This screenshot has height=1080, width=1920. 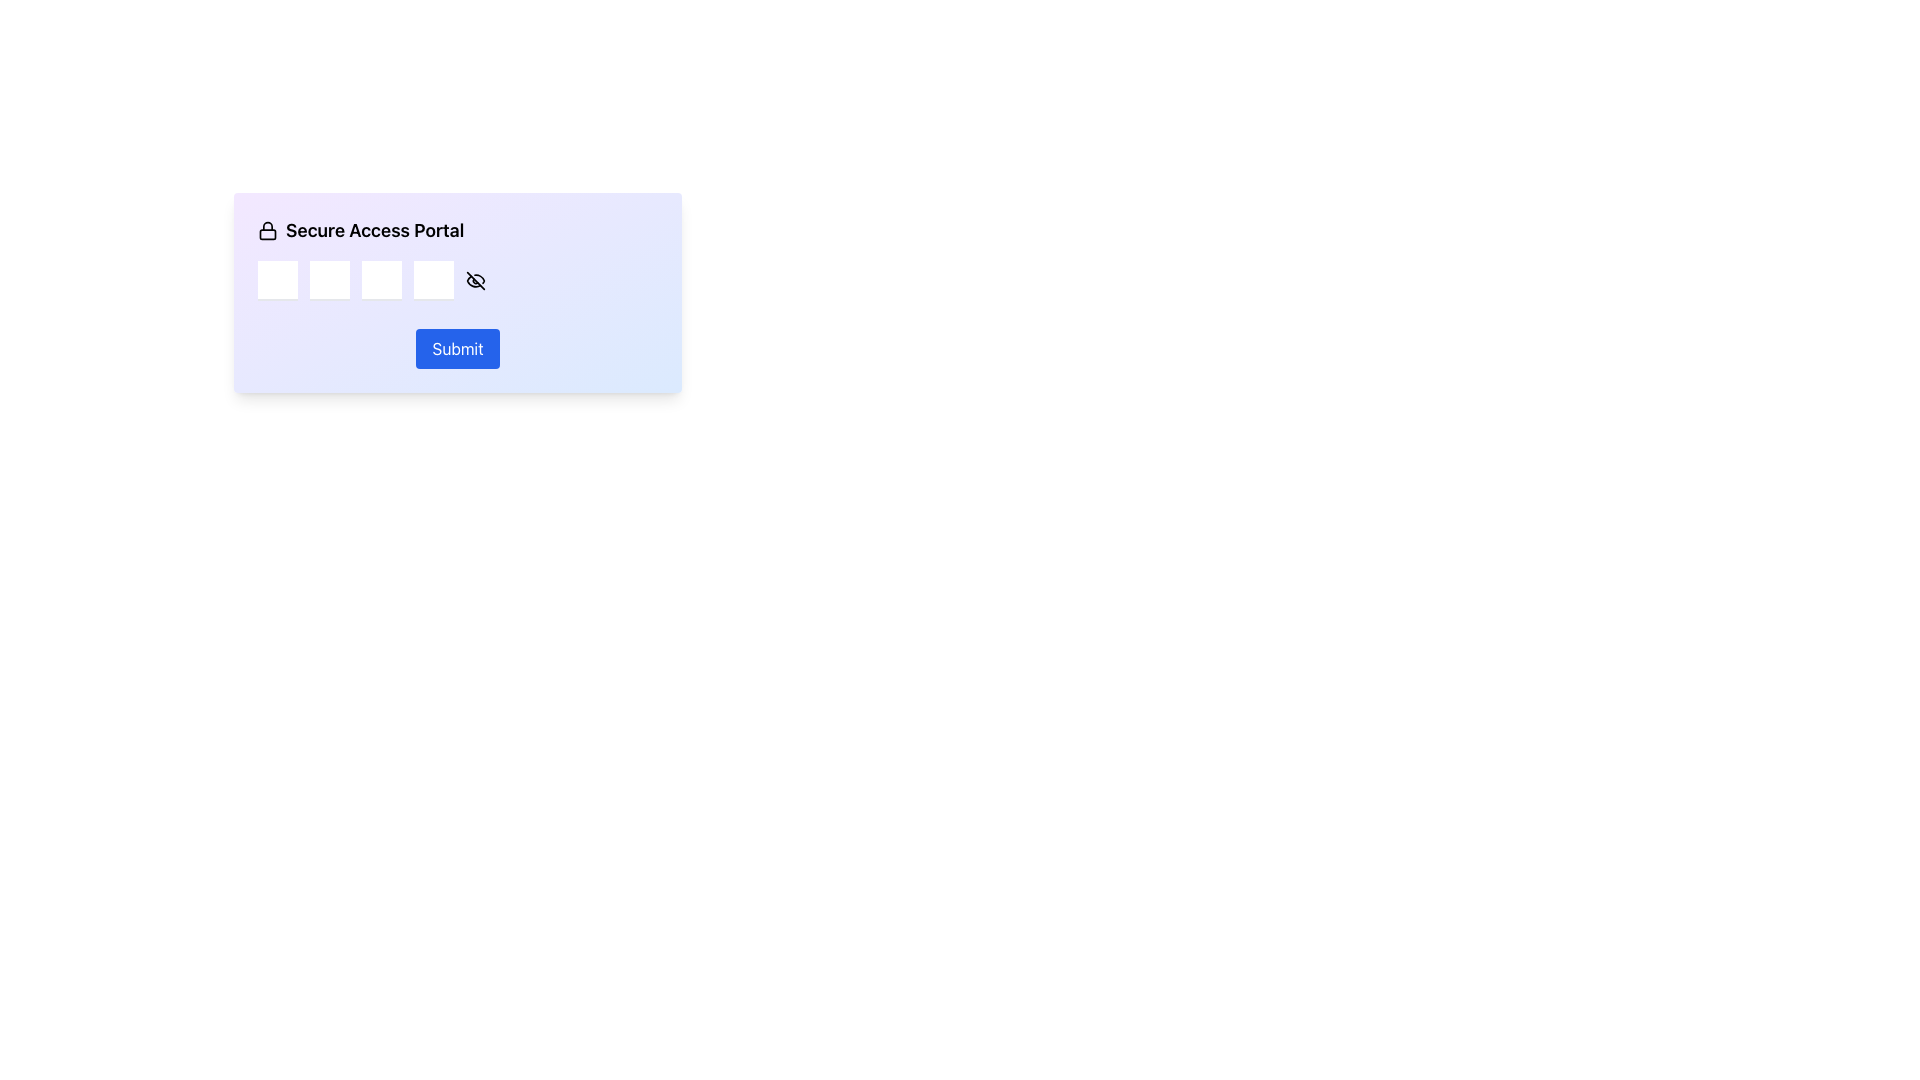 I want to click on the visibility toggle icon located to the right of the input fields in the 'Secure Access Portal' form, so click(x=474, y=281).